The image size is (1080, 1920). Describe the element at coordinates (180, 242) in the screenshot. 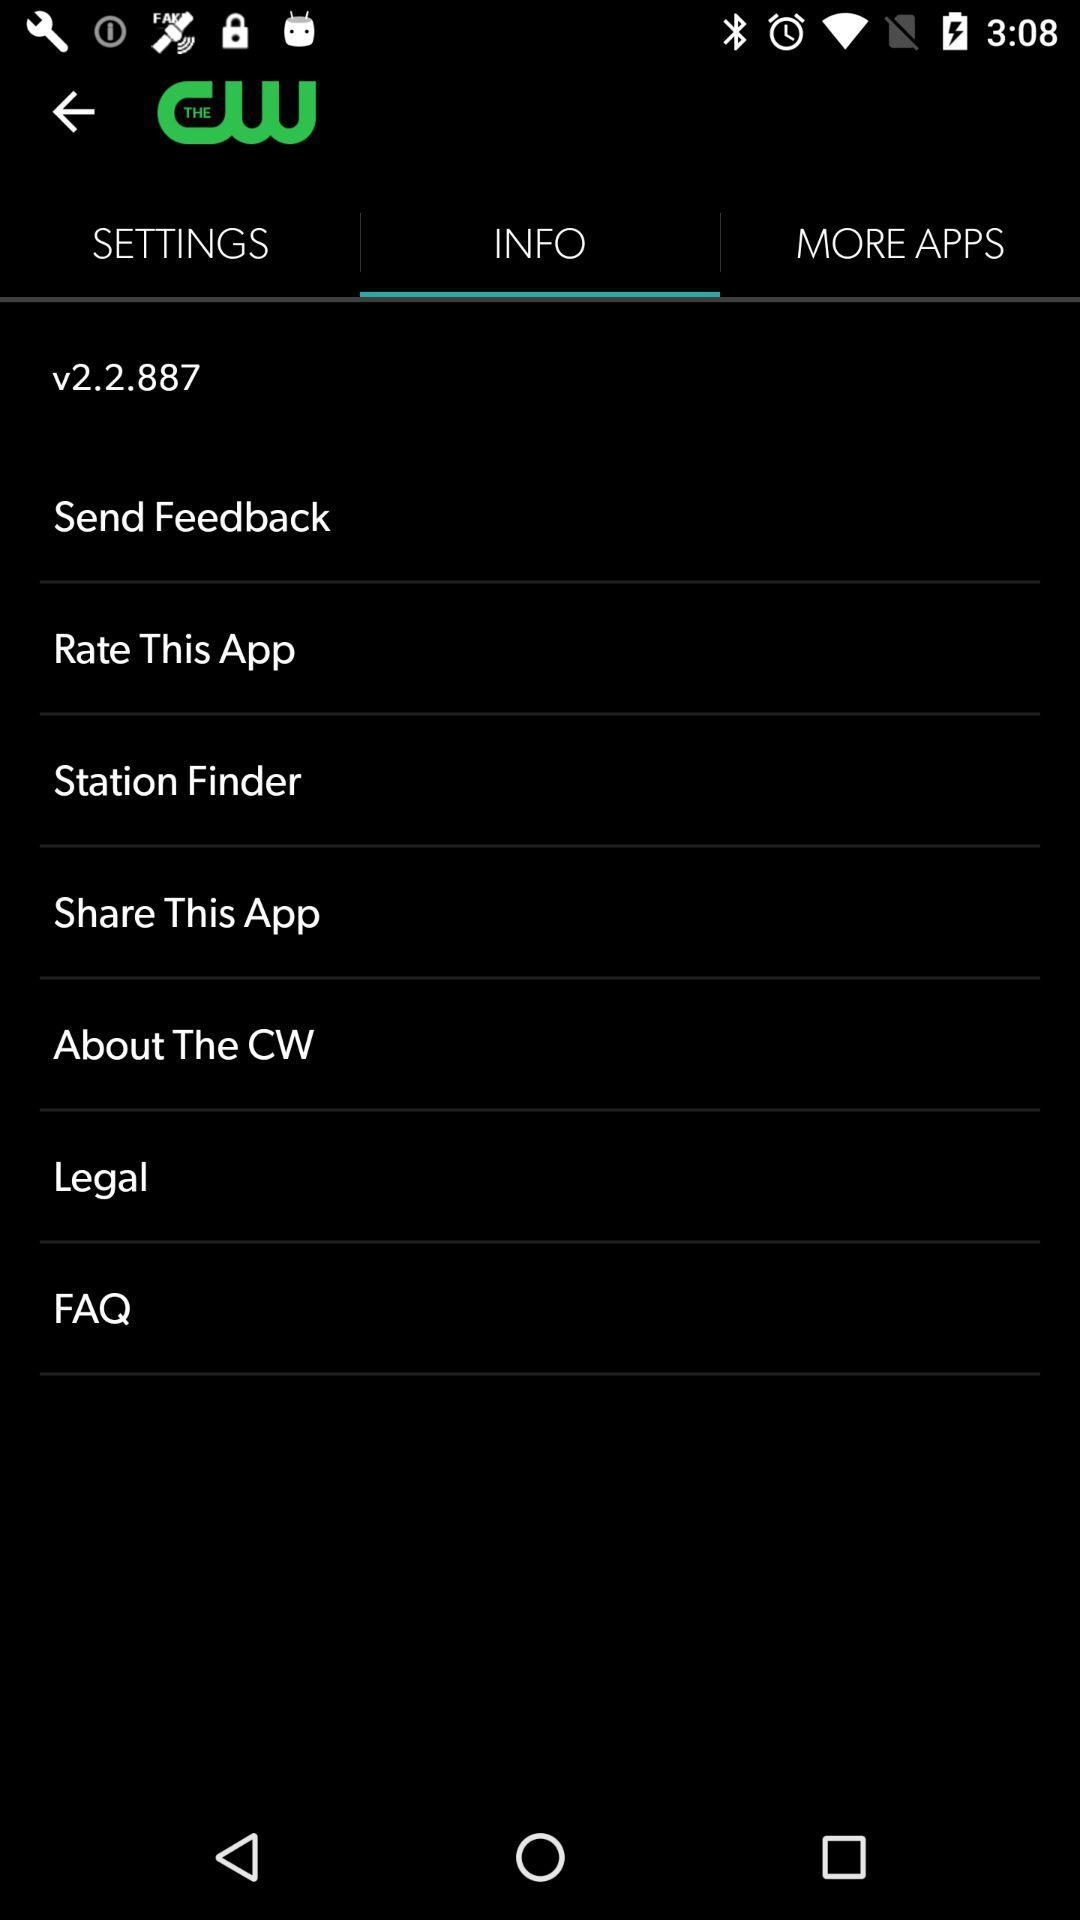

I see `icon to the left of the info` at that location.